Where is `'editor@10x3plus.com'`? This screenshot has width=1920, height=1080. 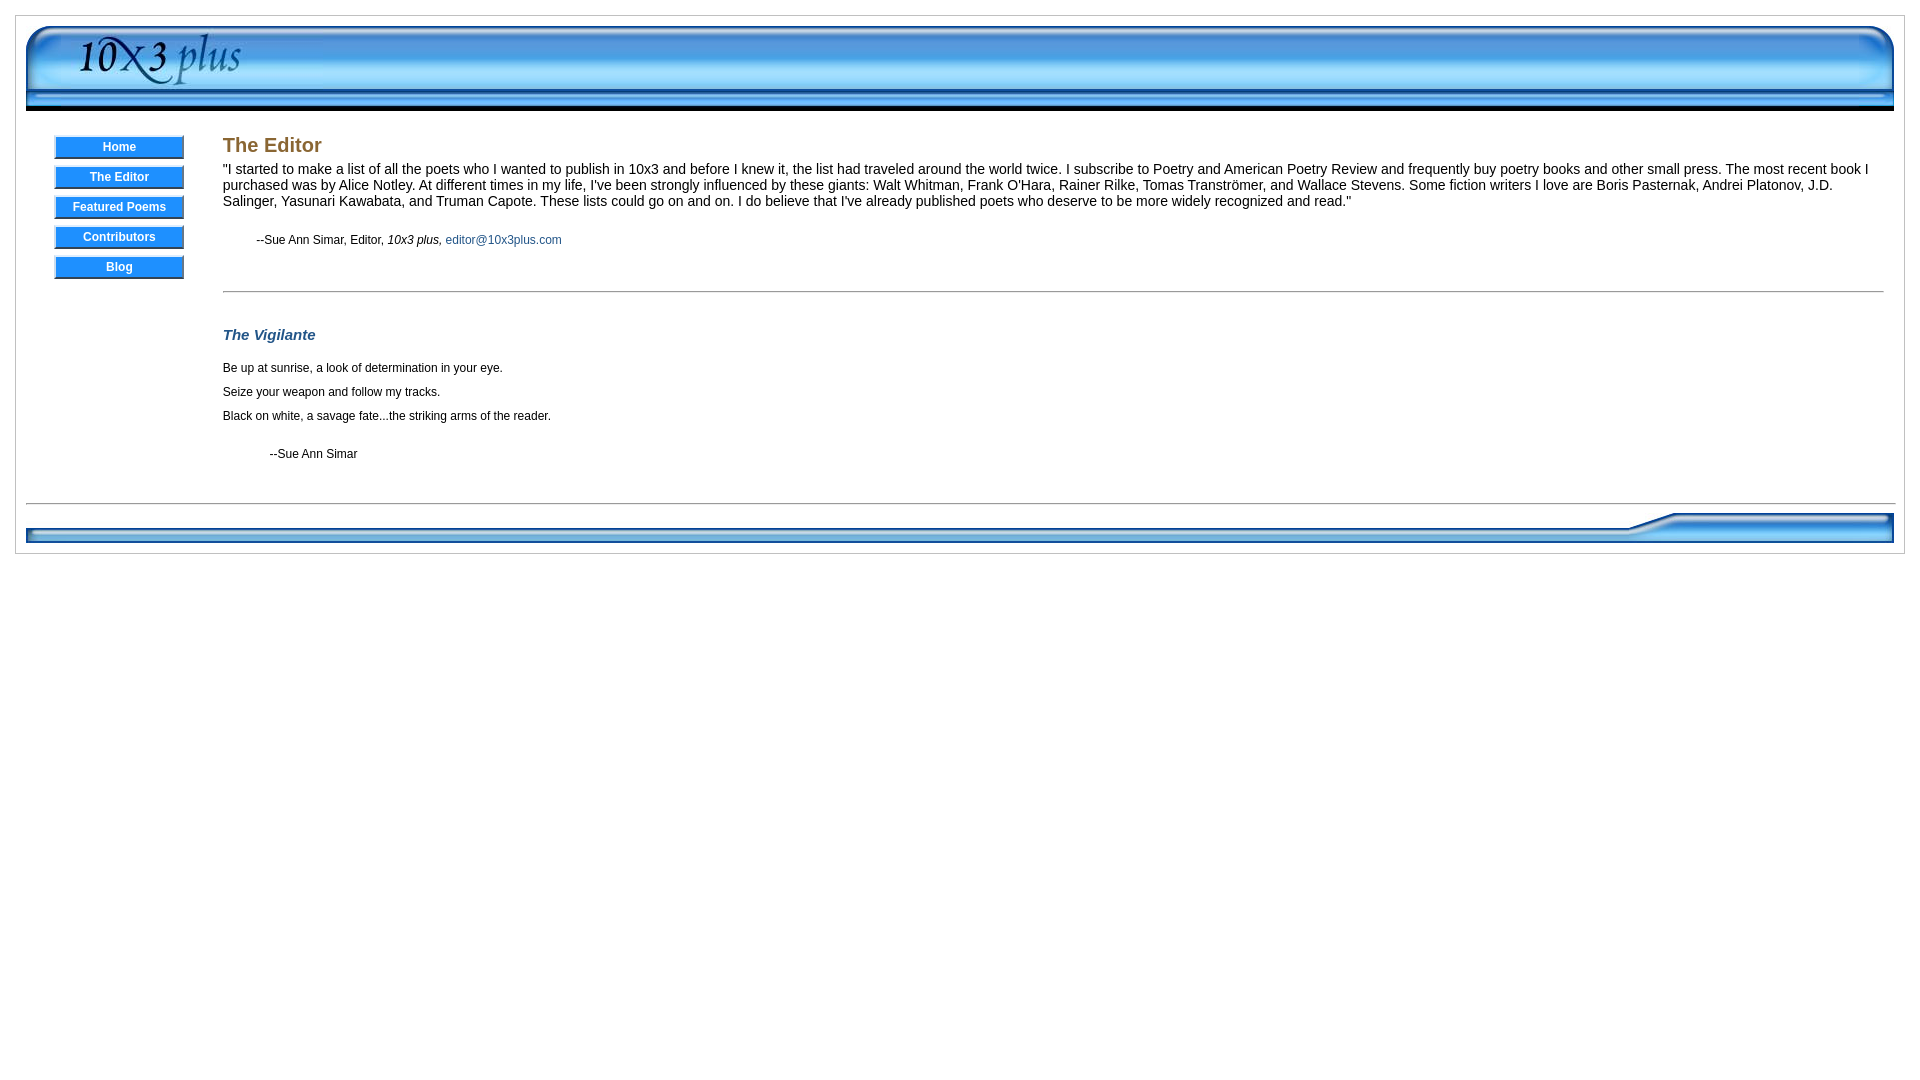 'editor@10x3plus.com' is located at coordinates (504, 238).